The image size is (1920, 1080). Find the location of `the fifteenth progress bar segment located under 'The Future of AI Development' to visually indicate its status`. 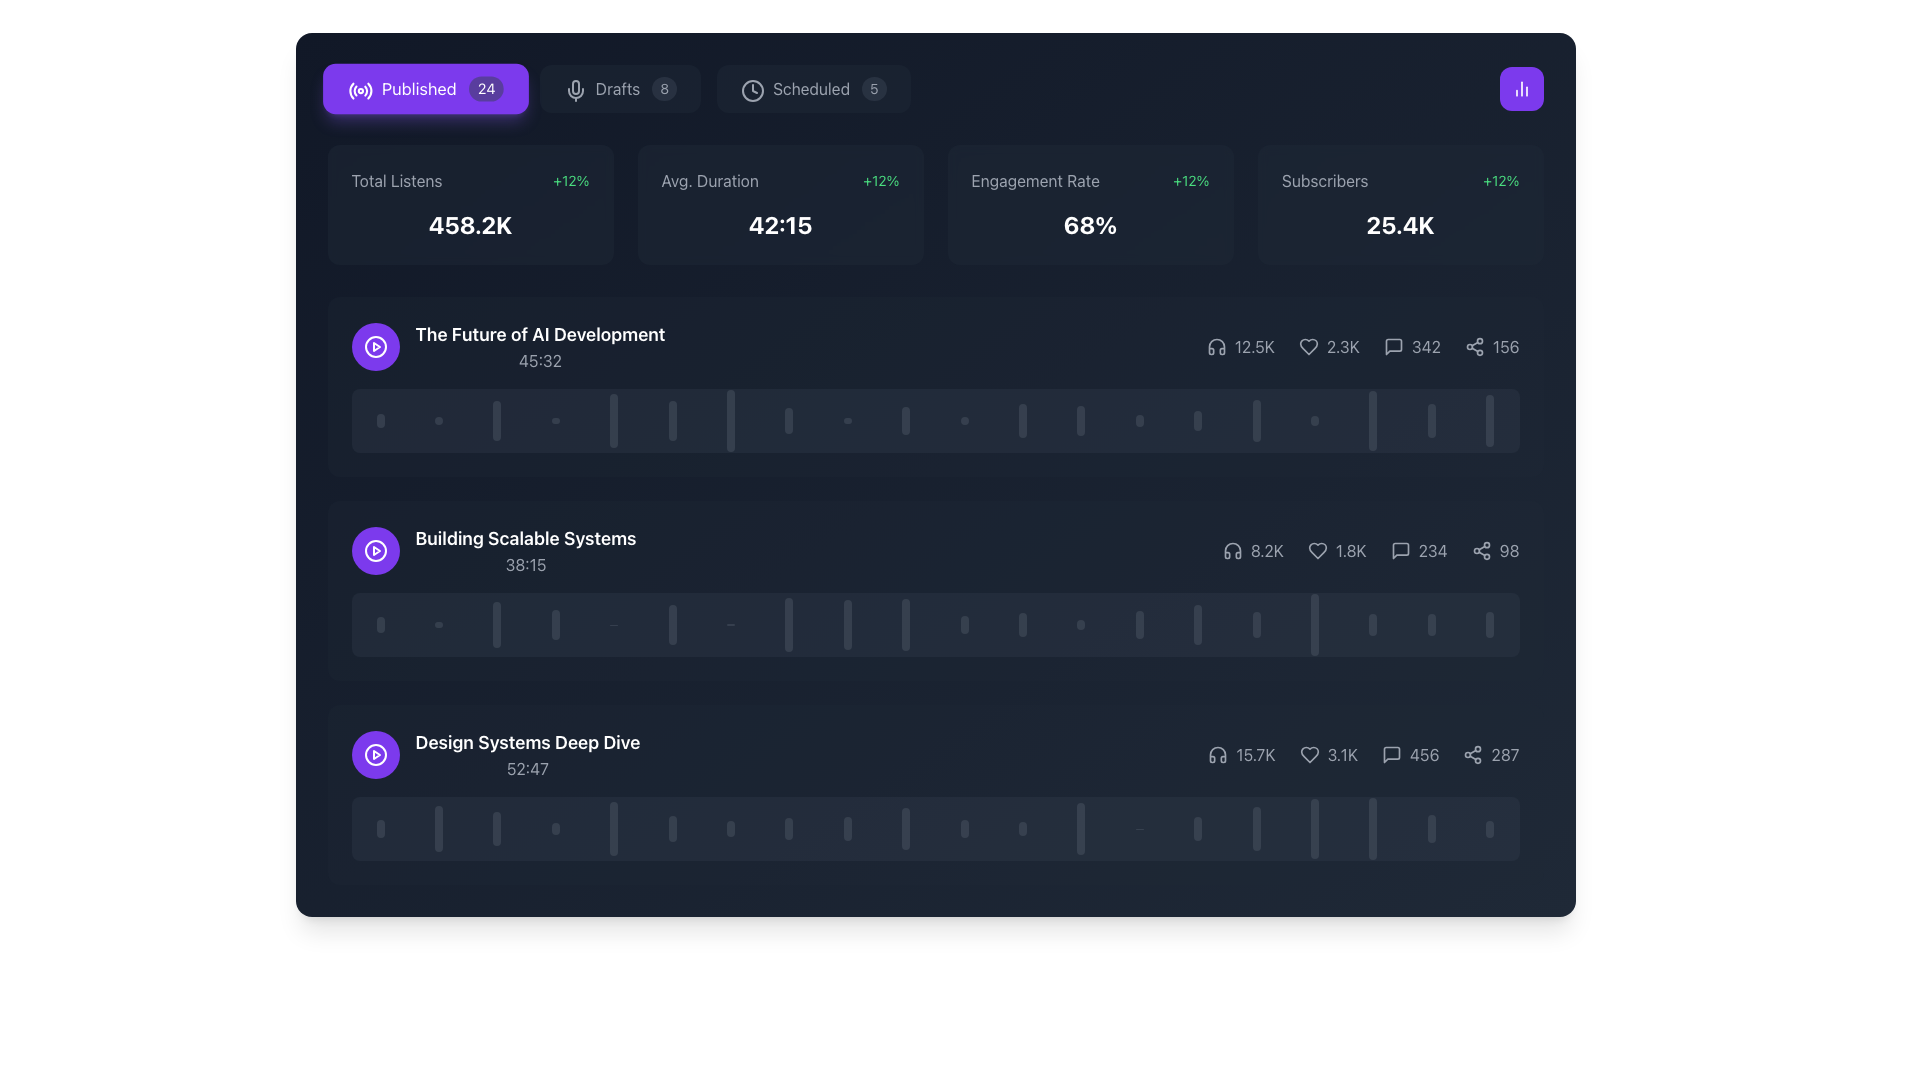

the fifteenth progress bar segment located under 'The Future of AI Development' to visually indicate its status is located at coordinates (1198, 419).